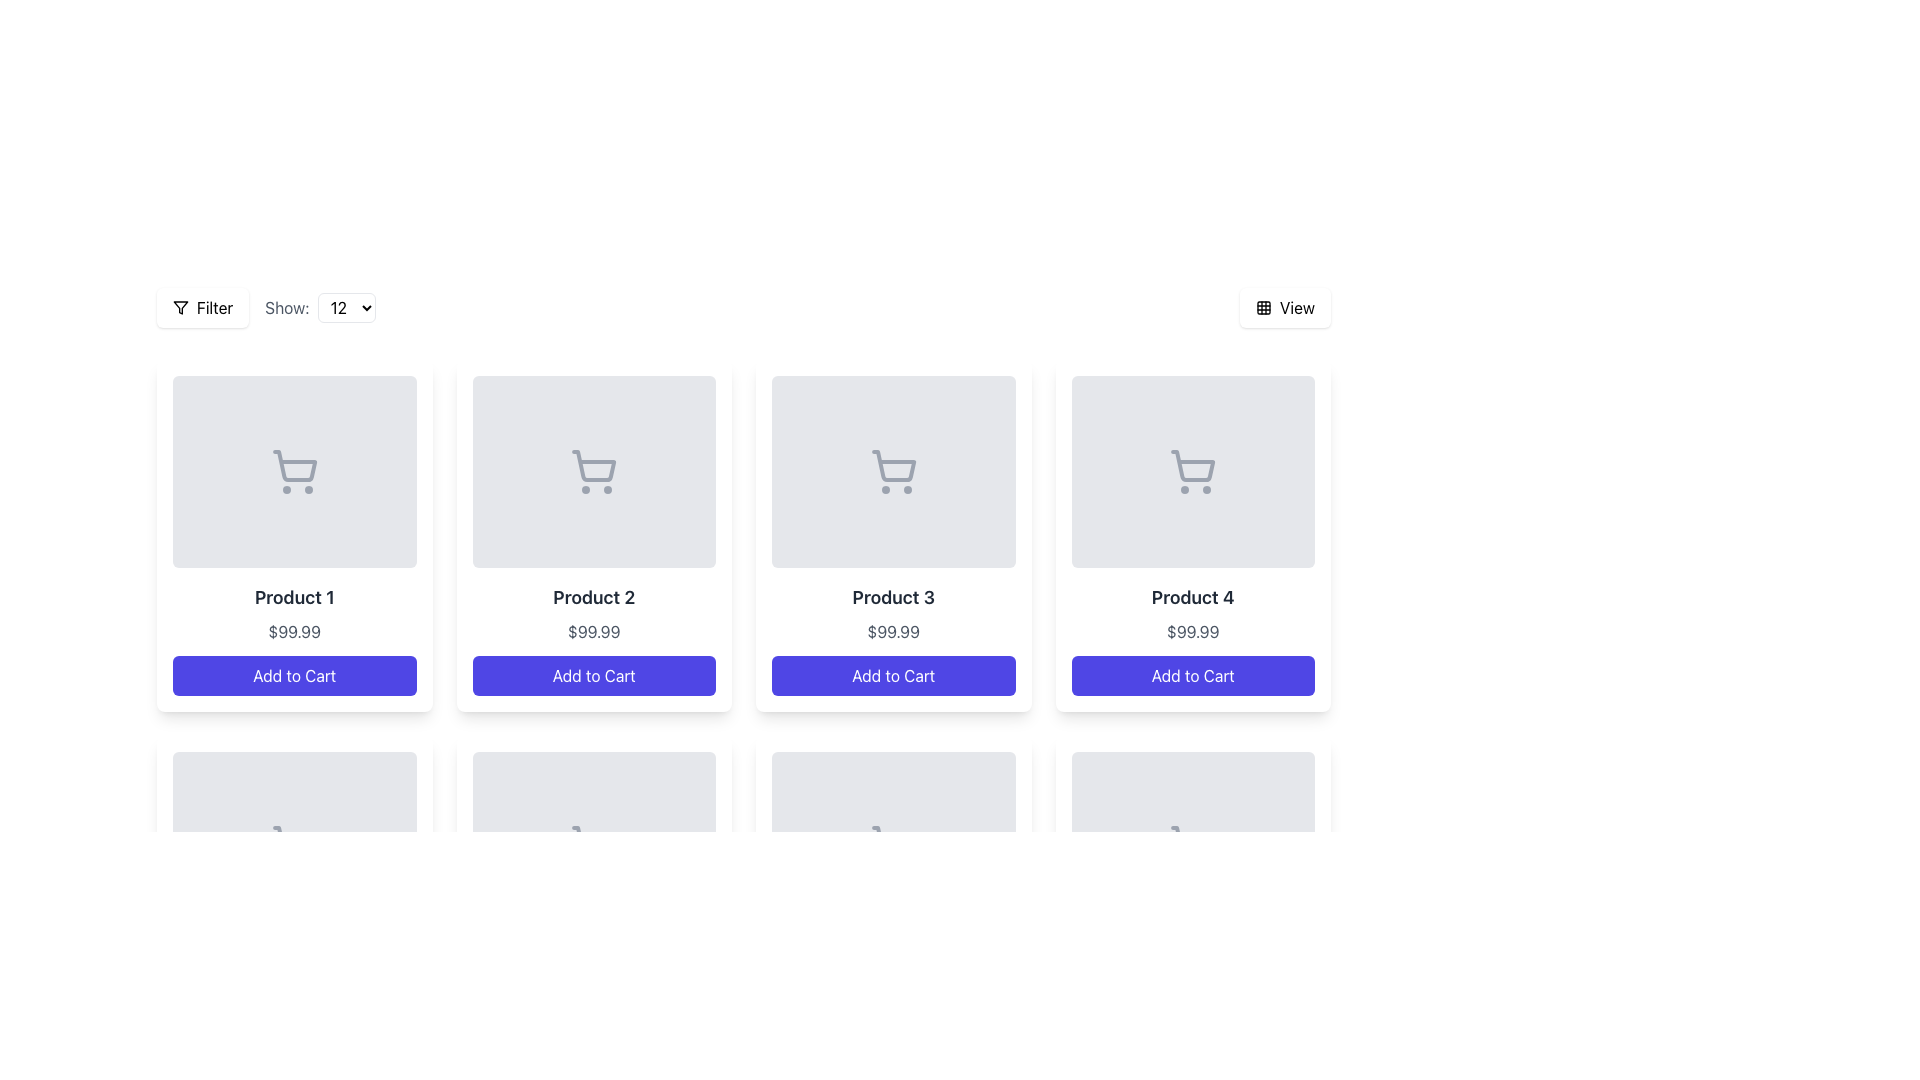  What do you see at coordinates (181, 308) in the screenshot?
I see `the filter funnel icon located within the white button labeled 'Filter'` at bounding box center [181, 308].